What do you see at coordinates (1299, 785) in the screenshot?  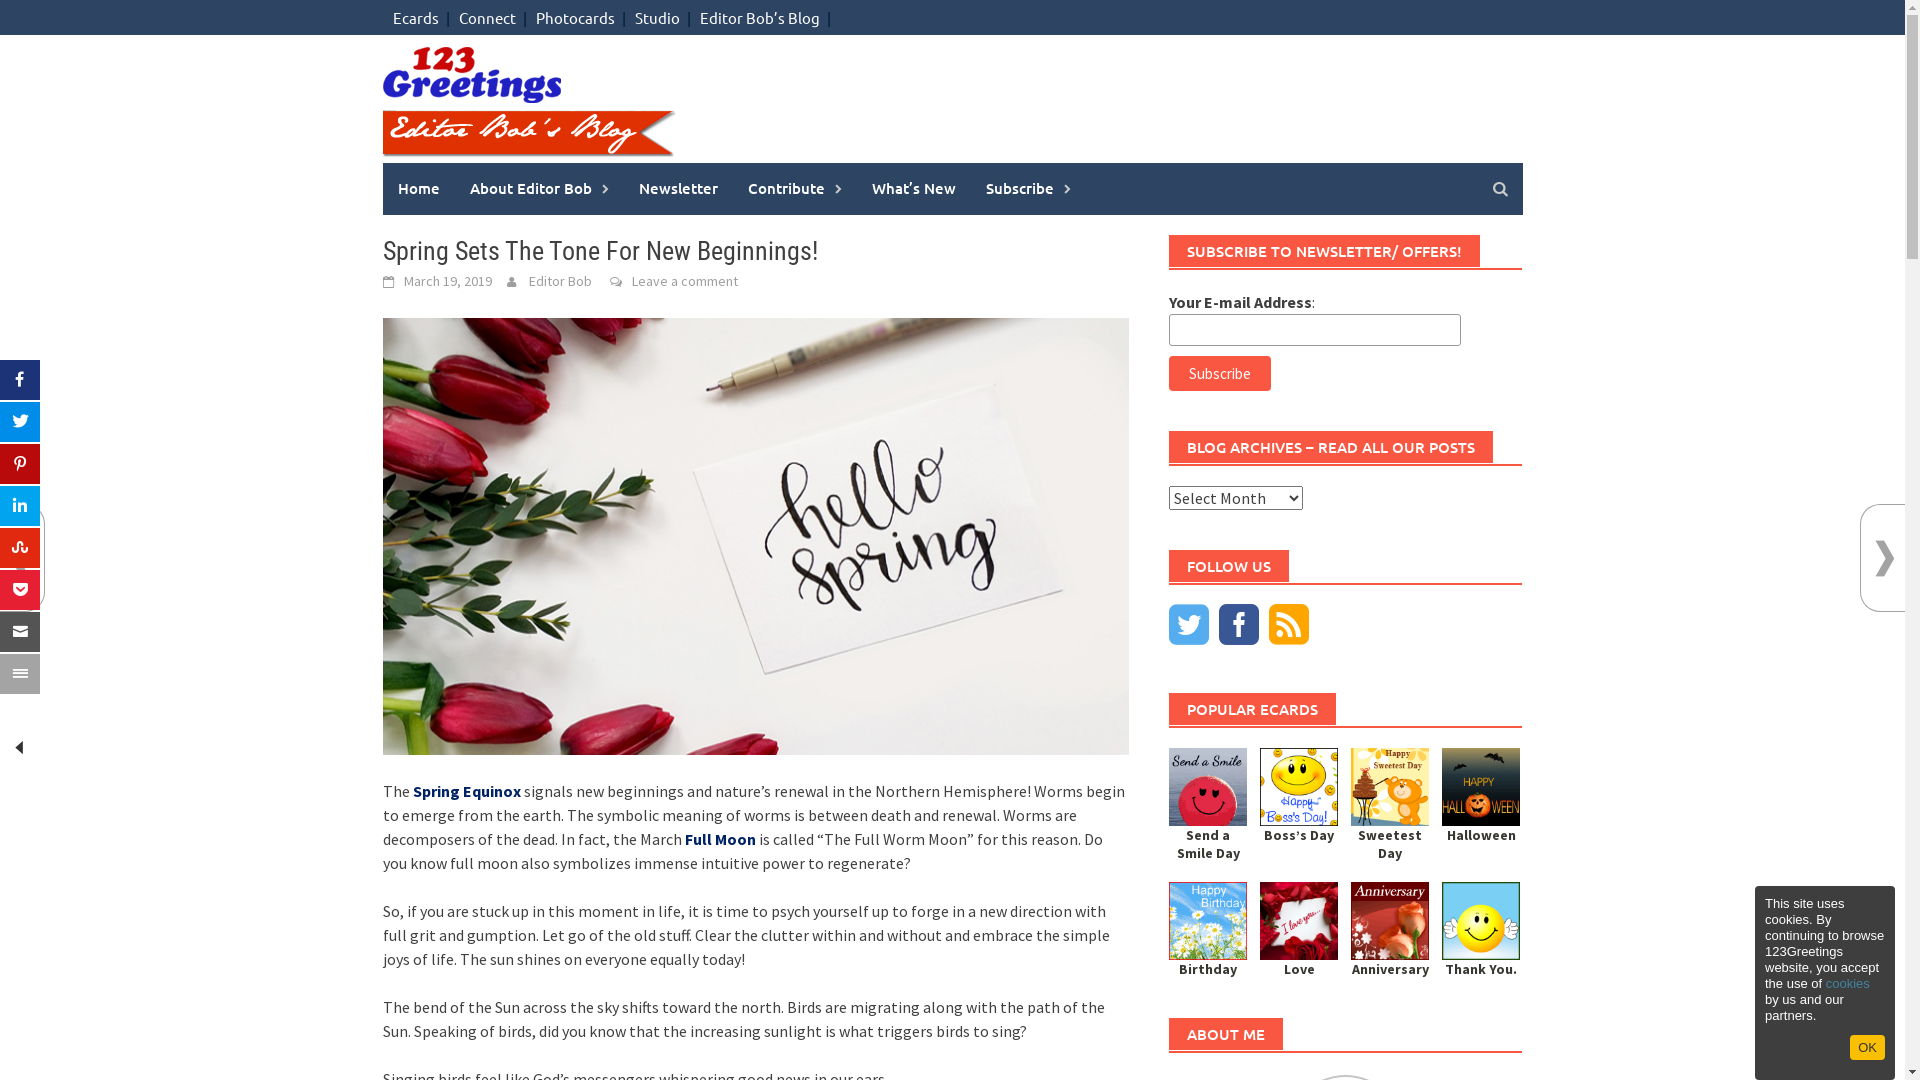 I see `'Boss's Day Smiles And Wishes!'` at bounding box center [1299, 785].